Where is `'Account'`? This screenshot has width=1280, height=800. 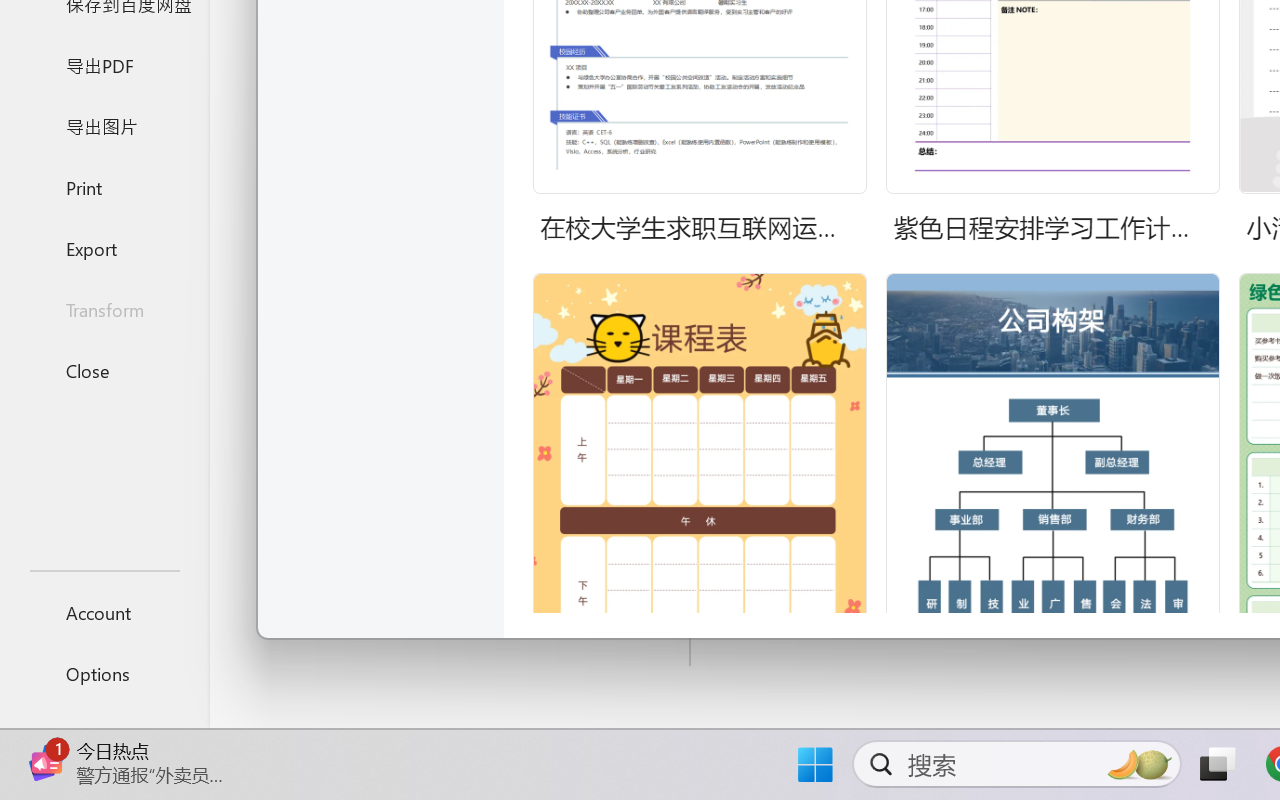 'Account' is located at coordinates (103, 612).